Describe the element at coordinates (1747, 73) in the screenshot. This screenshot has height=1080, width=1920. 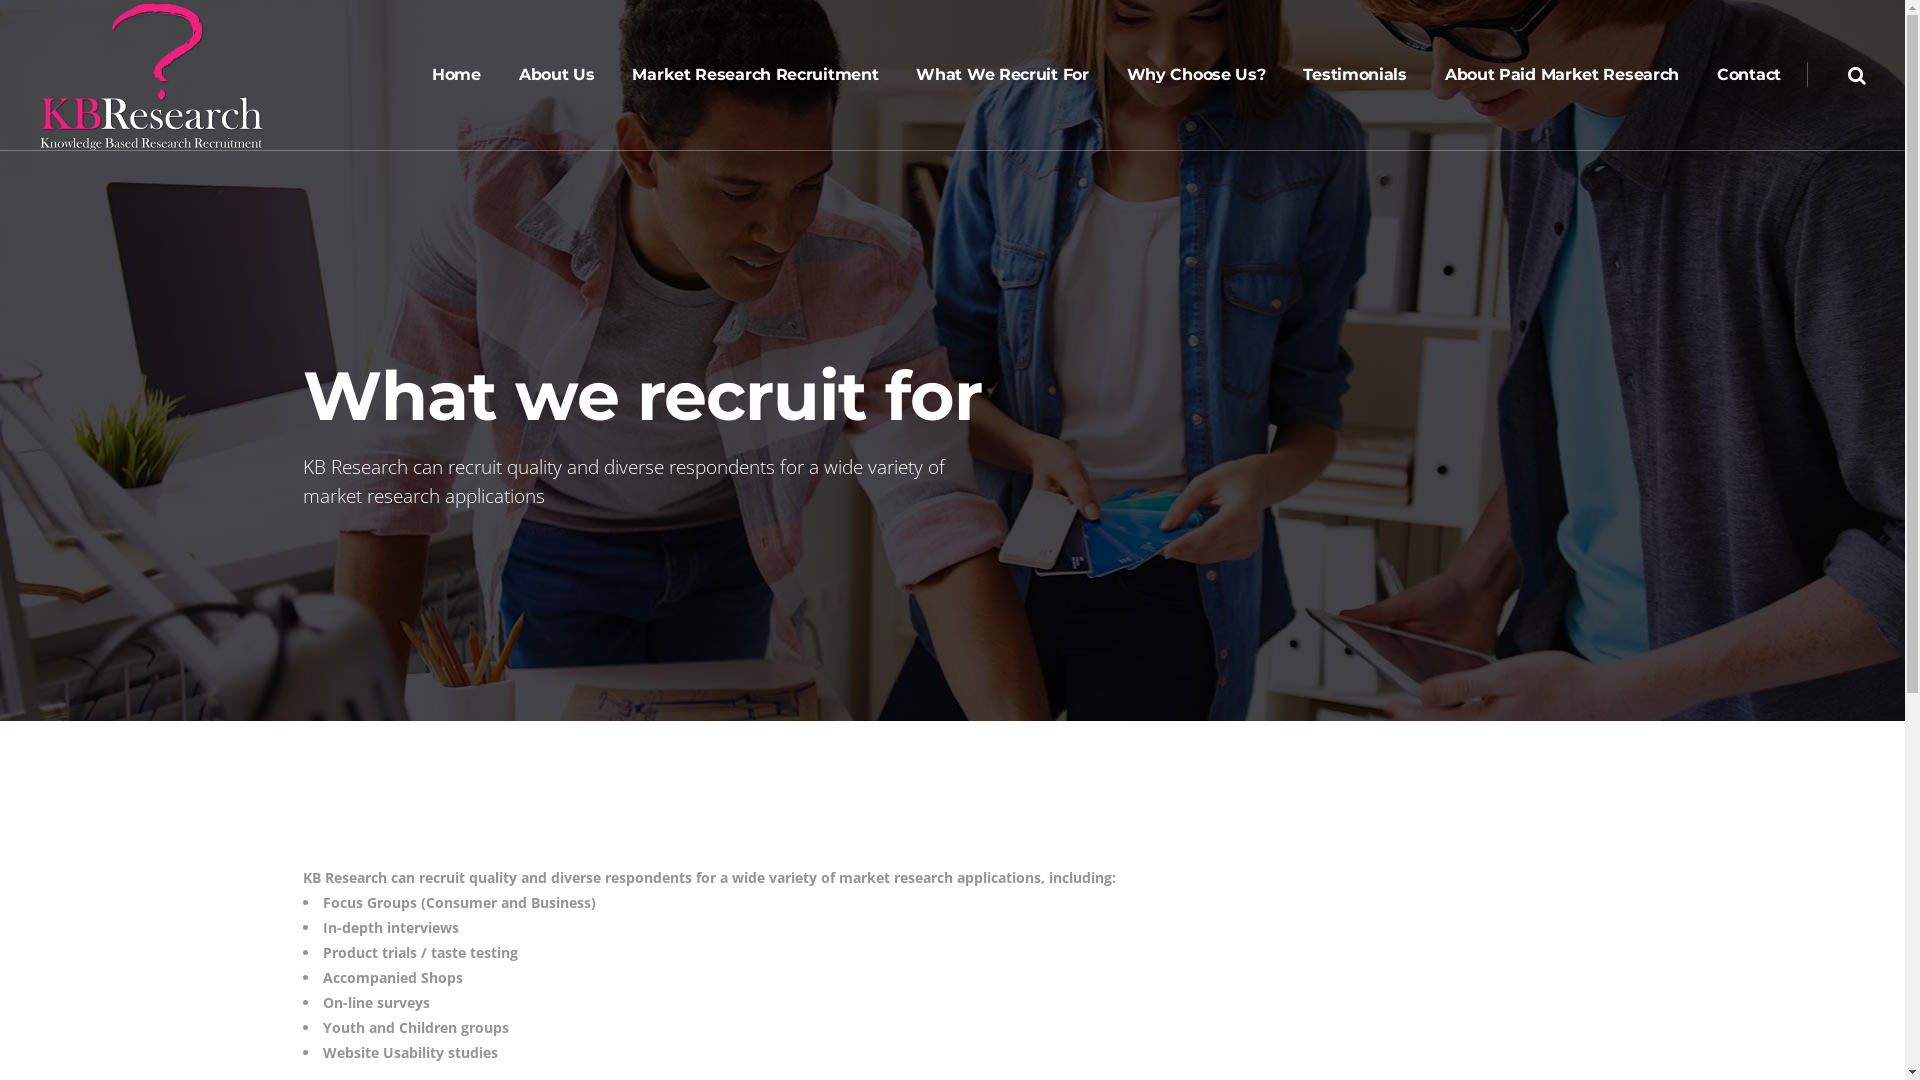
I see `'Contact'` at that location.